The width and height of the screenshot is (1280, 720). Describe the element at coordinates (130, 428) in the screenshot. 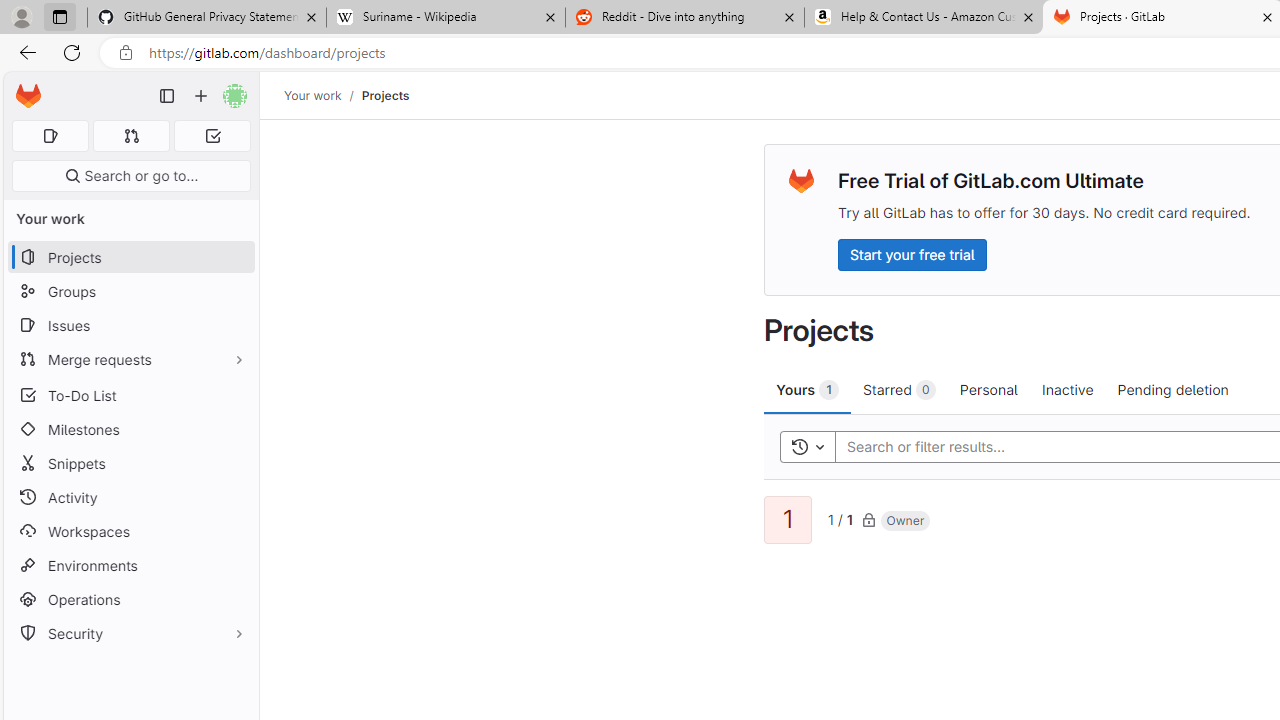

I see `'Milestones'` at that location.